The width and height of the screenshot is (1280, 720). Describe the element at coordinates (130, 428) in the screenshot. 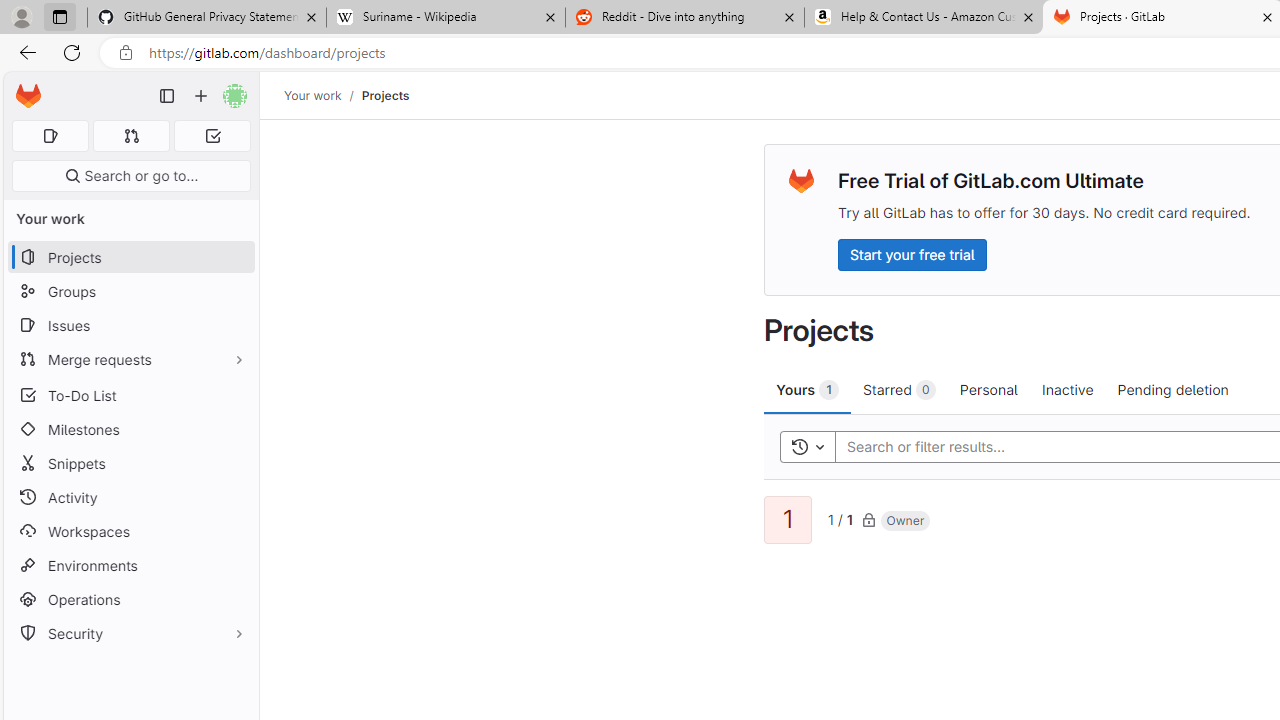

I see `'Milestones'` at that location.